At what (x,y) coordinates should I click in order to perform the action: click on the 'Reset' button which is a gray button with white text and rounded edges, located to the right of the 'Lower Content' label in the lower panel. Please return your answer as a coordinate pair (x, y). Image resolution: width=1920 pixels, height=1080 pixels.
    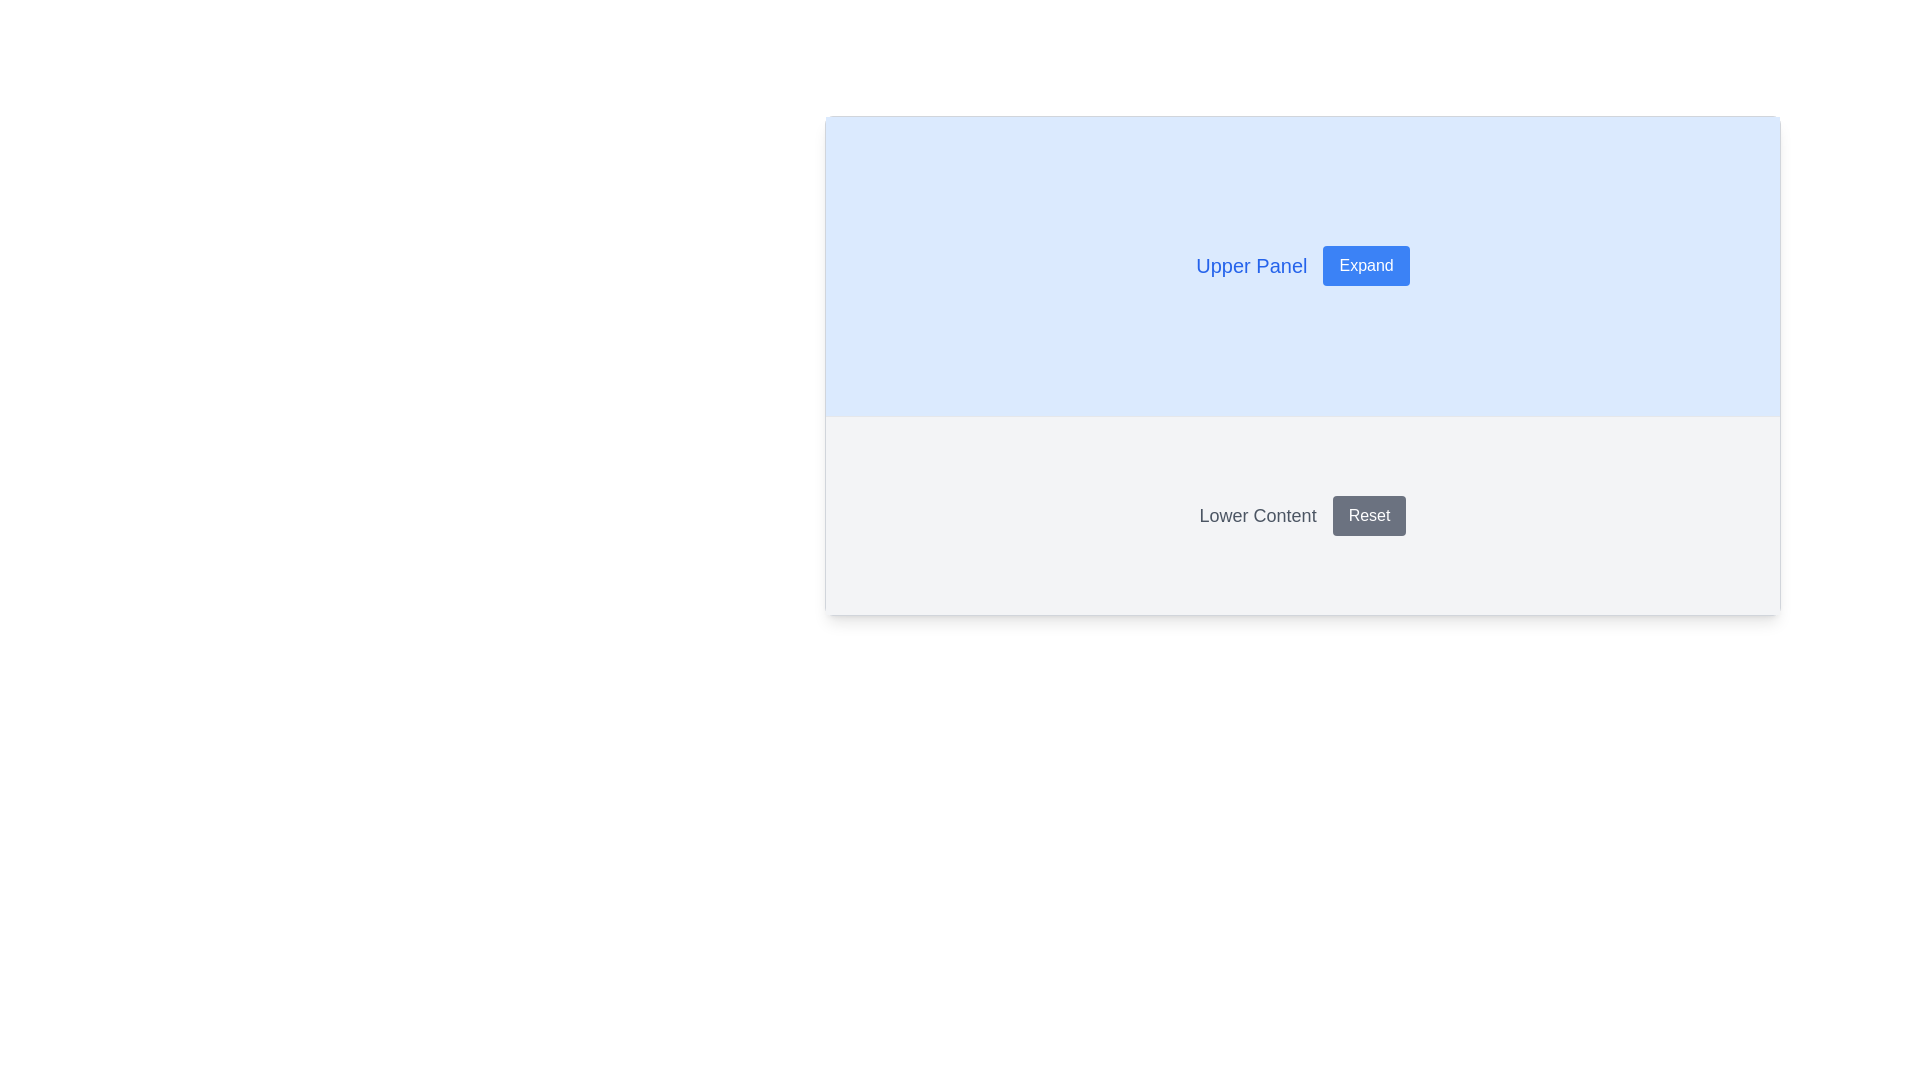
    Looking at the image, I should click on (1368, 514).